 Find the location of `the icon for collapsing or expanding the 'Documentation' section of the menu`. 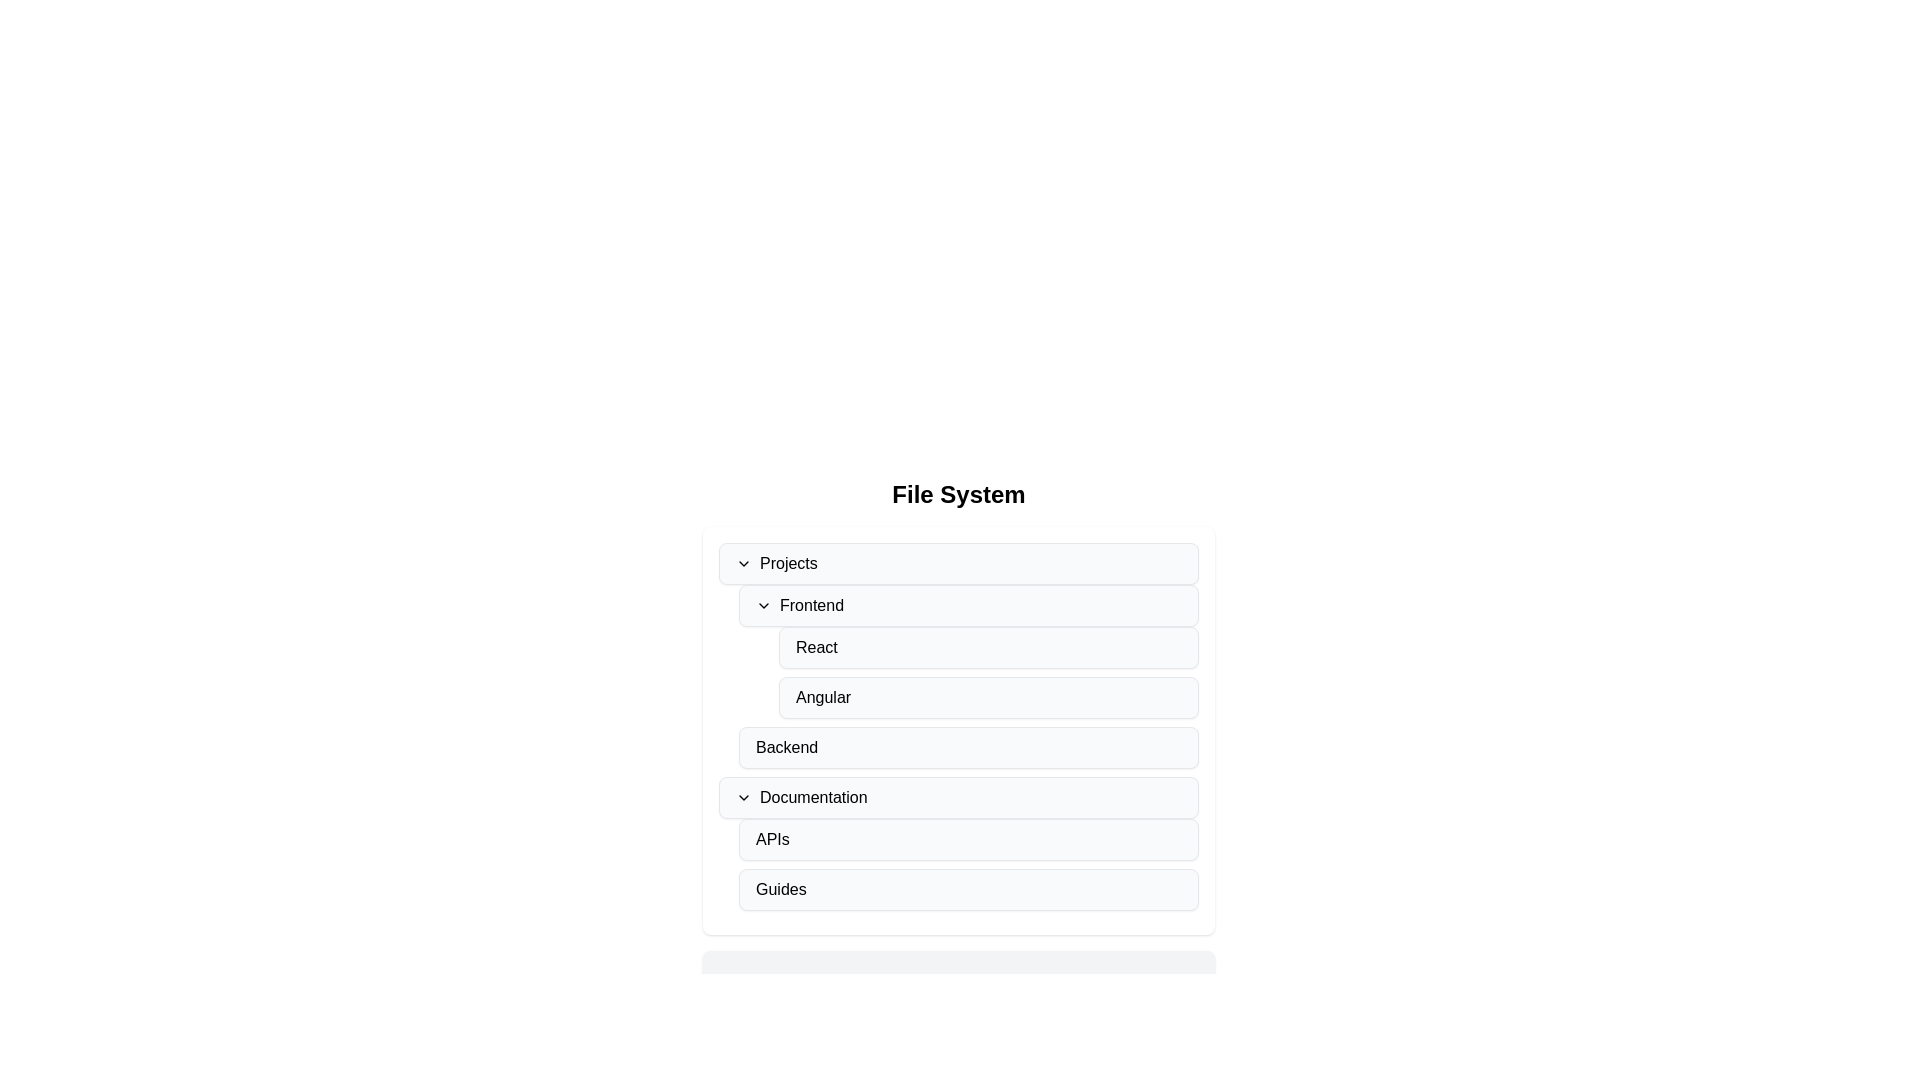

the icon for collapsing or expanding the 'Documentation' section of the menu is located at coordinates (743, 797).